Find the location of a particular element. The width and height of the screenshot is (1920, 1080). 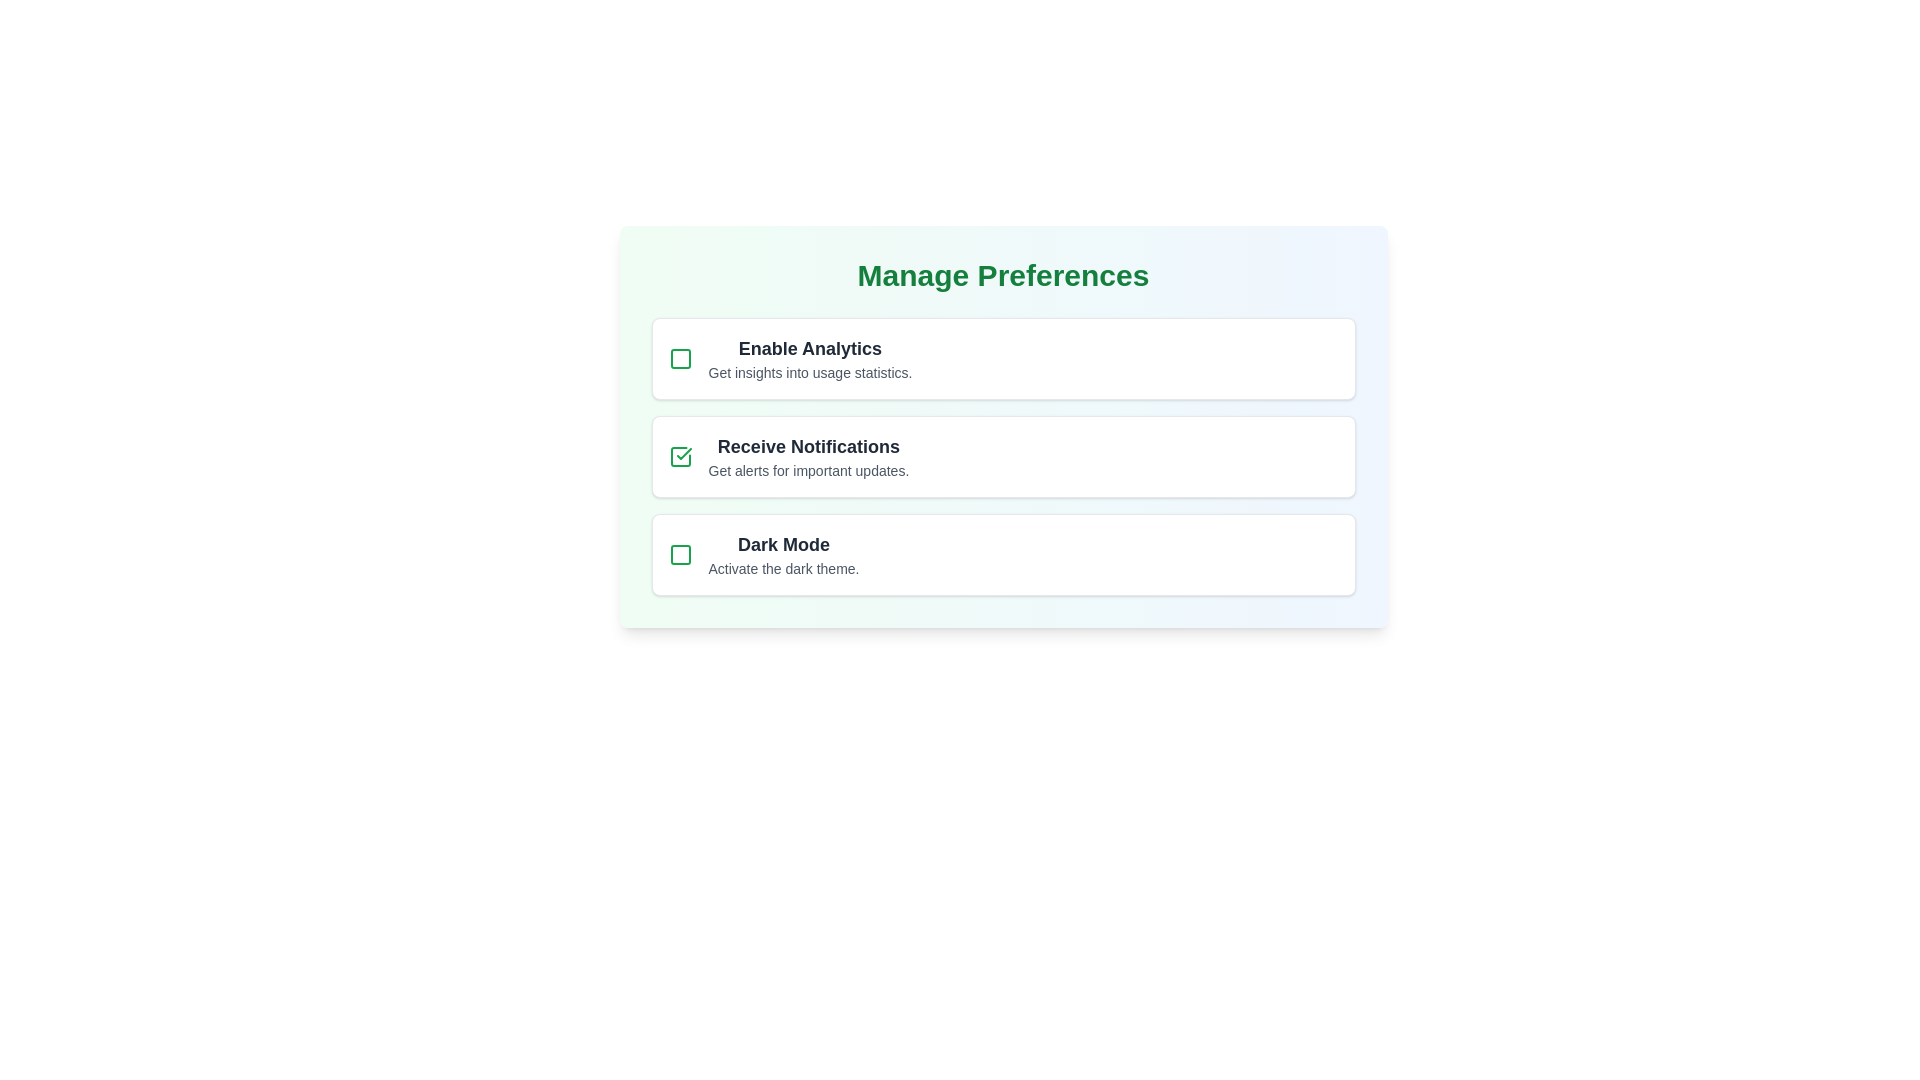

the bold text label reading 'Dark Mode', which is positioned above the description text 'Activate the dark theme.' and to the immediate right of an empty checkbox is located at coordinates (782, 544).